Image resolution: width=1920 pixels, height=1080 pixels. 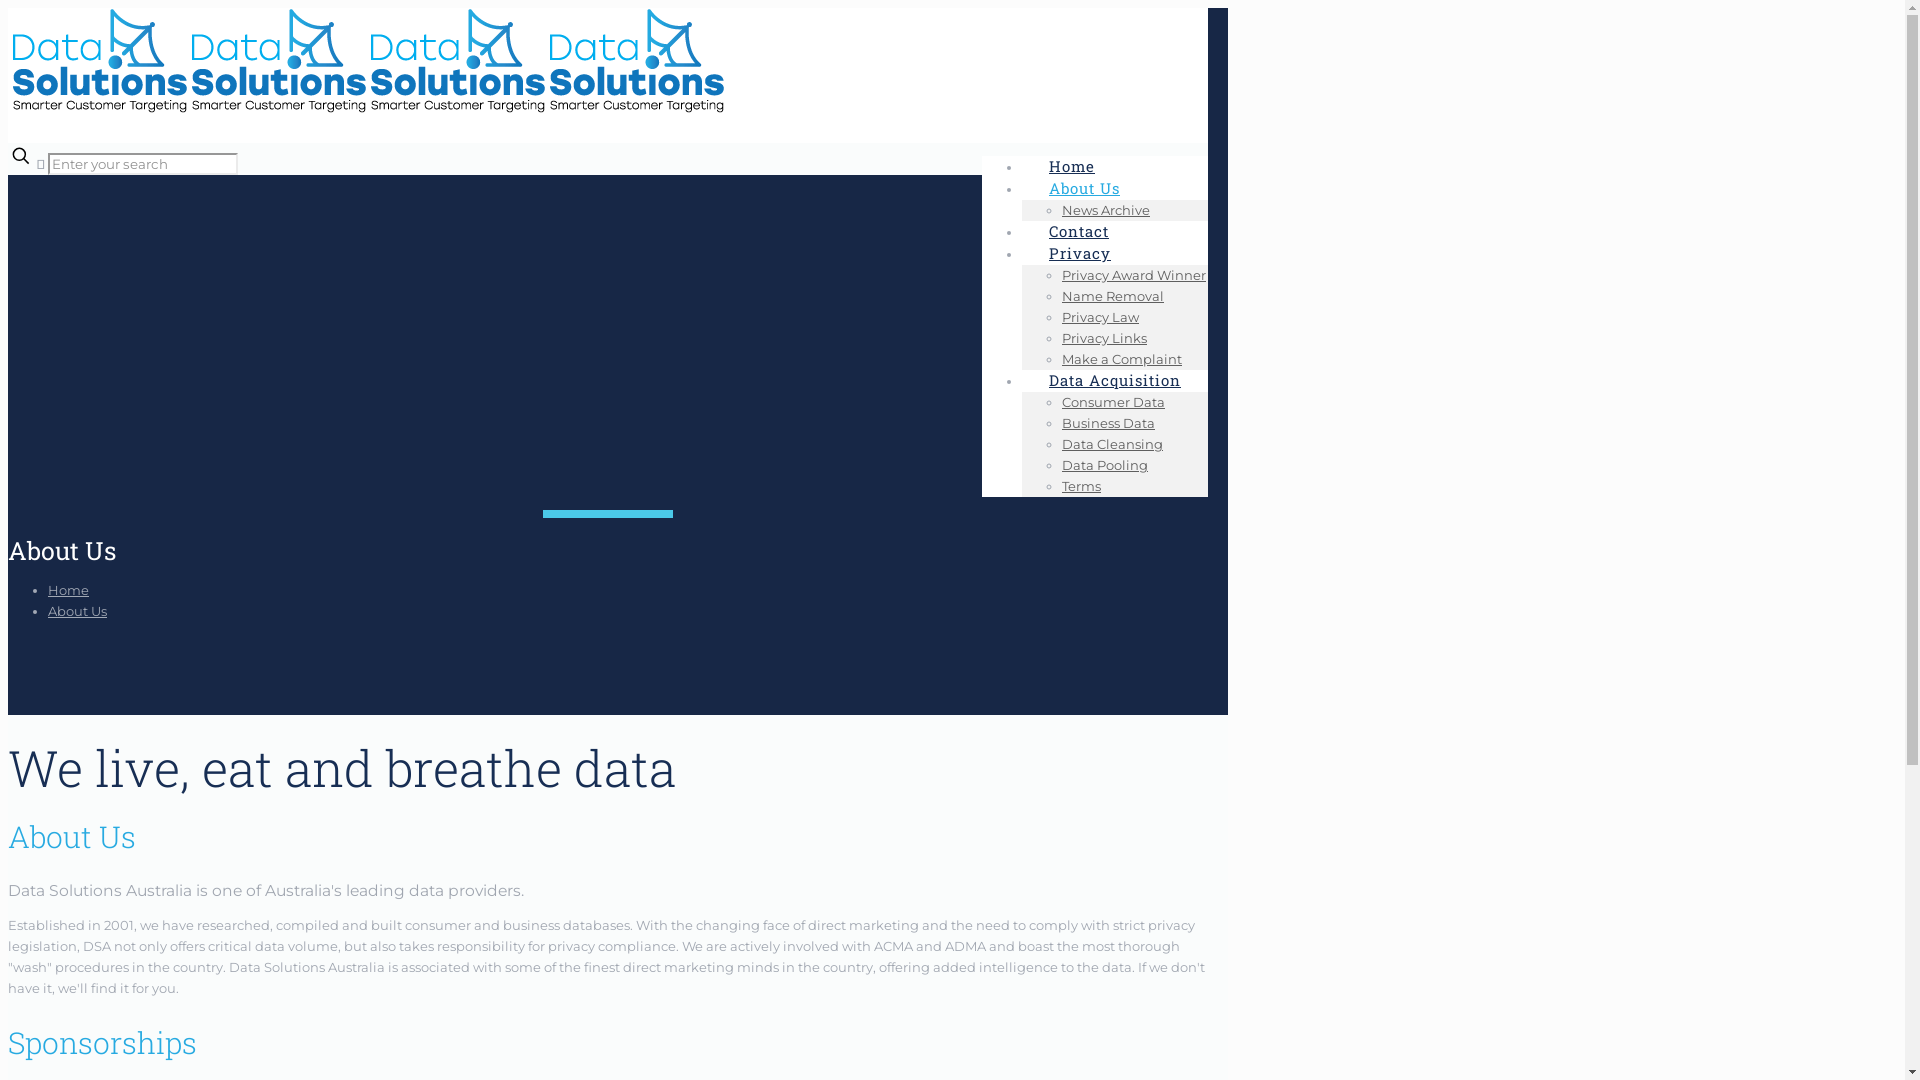 What do you see at coordinates (1078, 230) in the screenshot?
I see `'Contact'` at bounding box center [1078, 230].